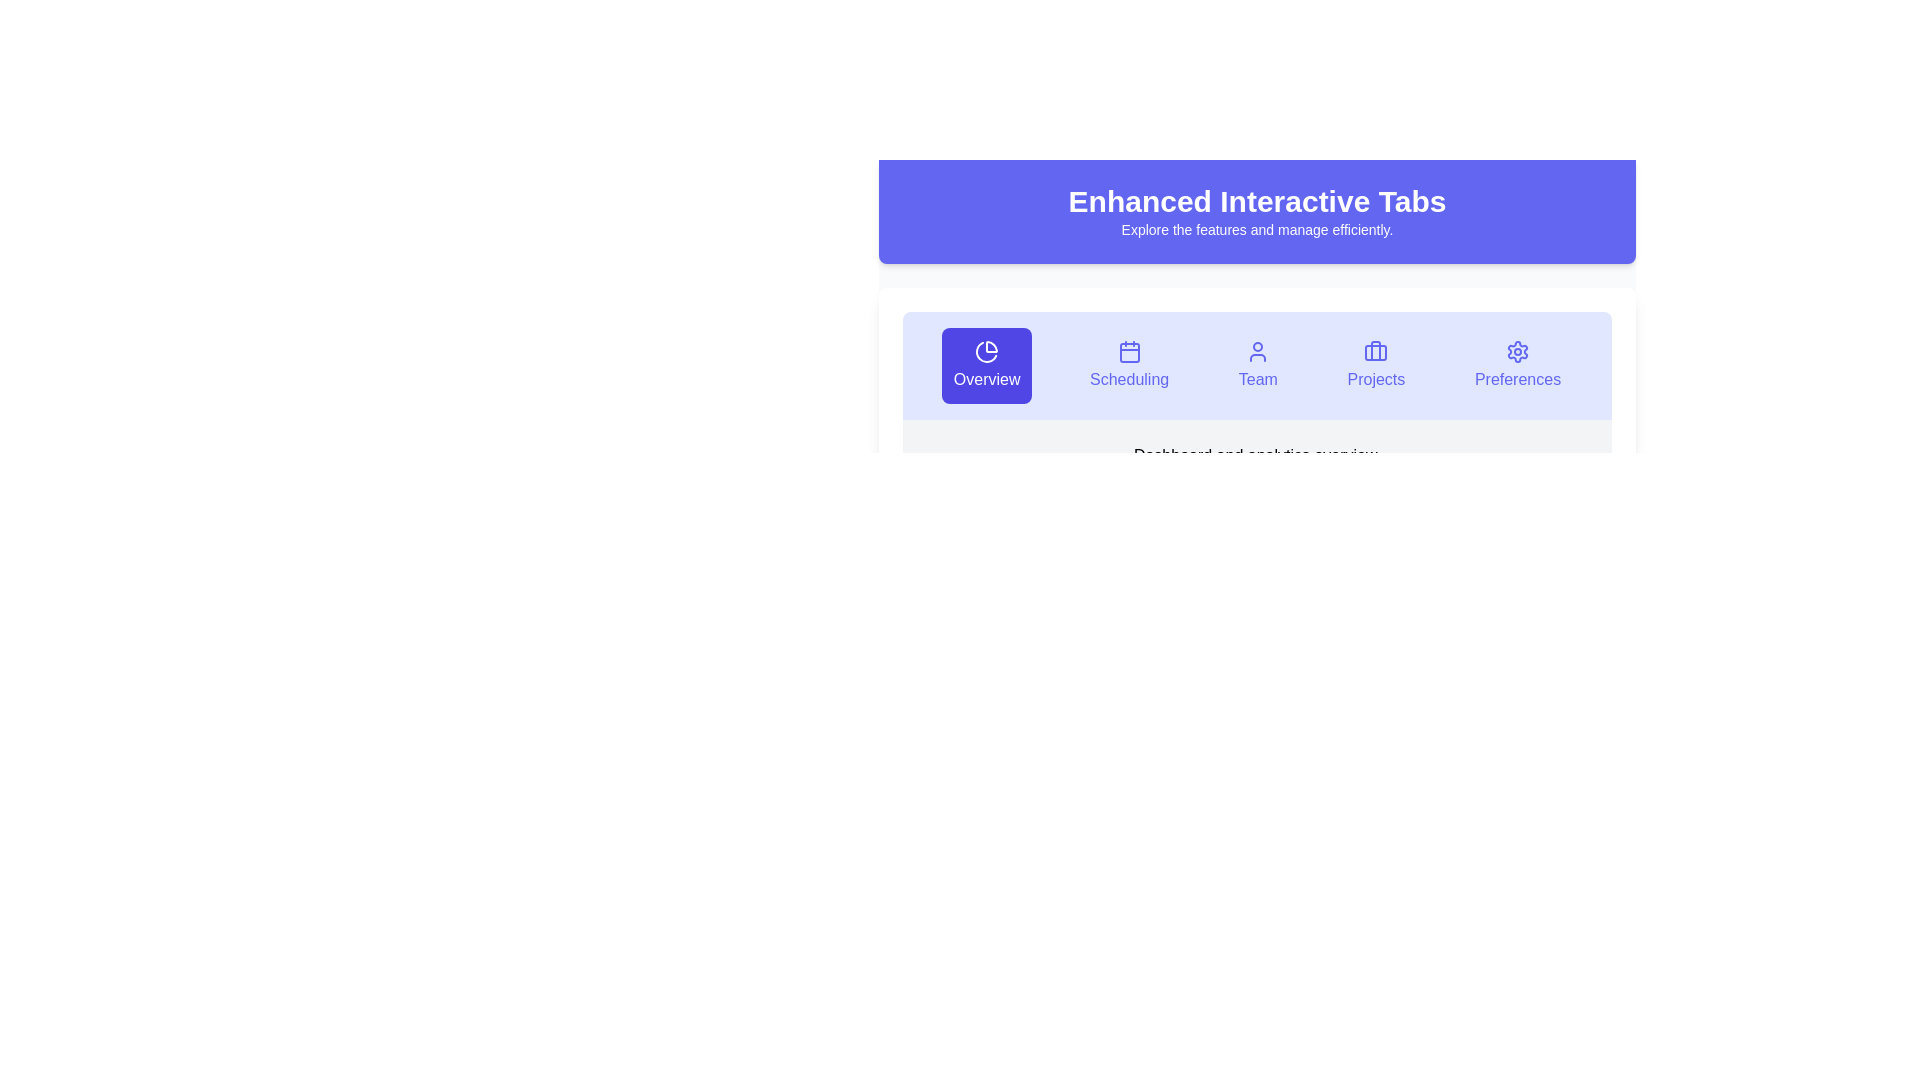 The width and height of the screenshot is (1920, 1080). I want to click on the 'Overview' button, which is represented by an icon that serves as a visual indicator for the section, located in the top-left of the options bar, so click(987, 350).